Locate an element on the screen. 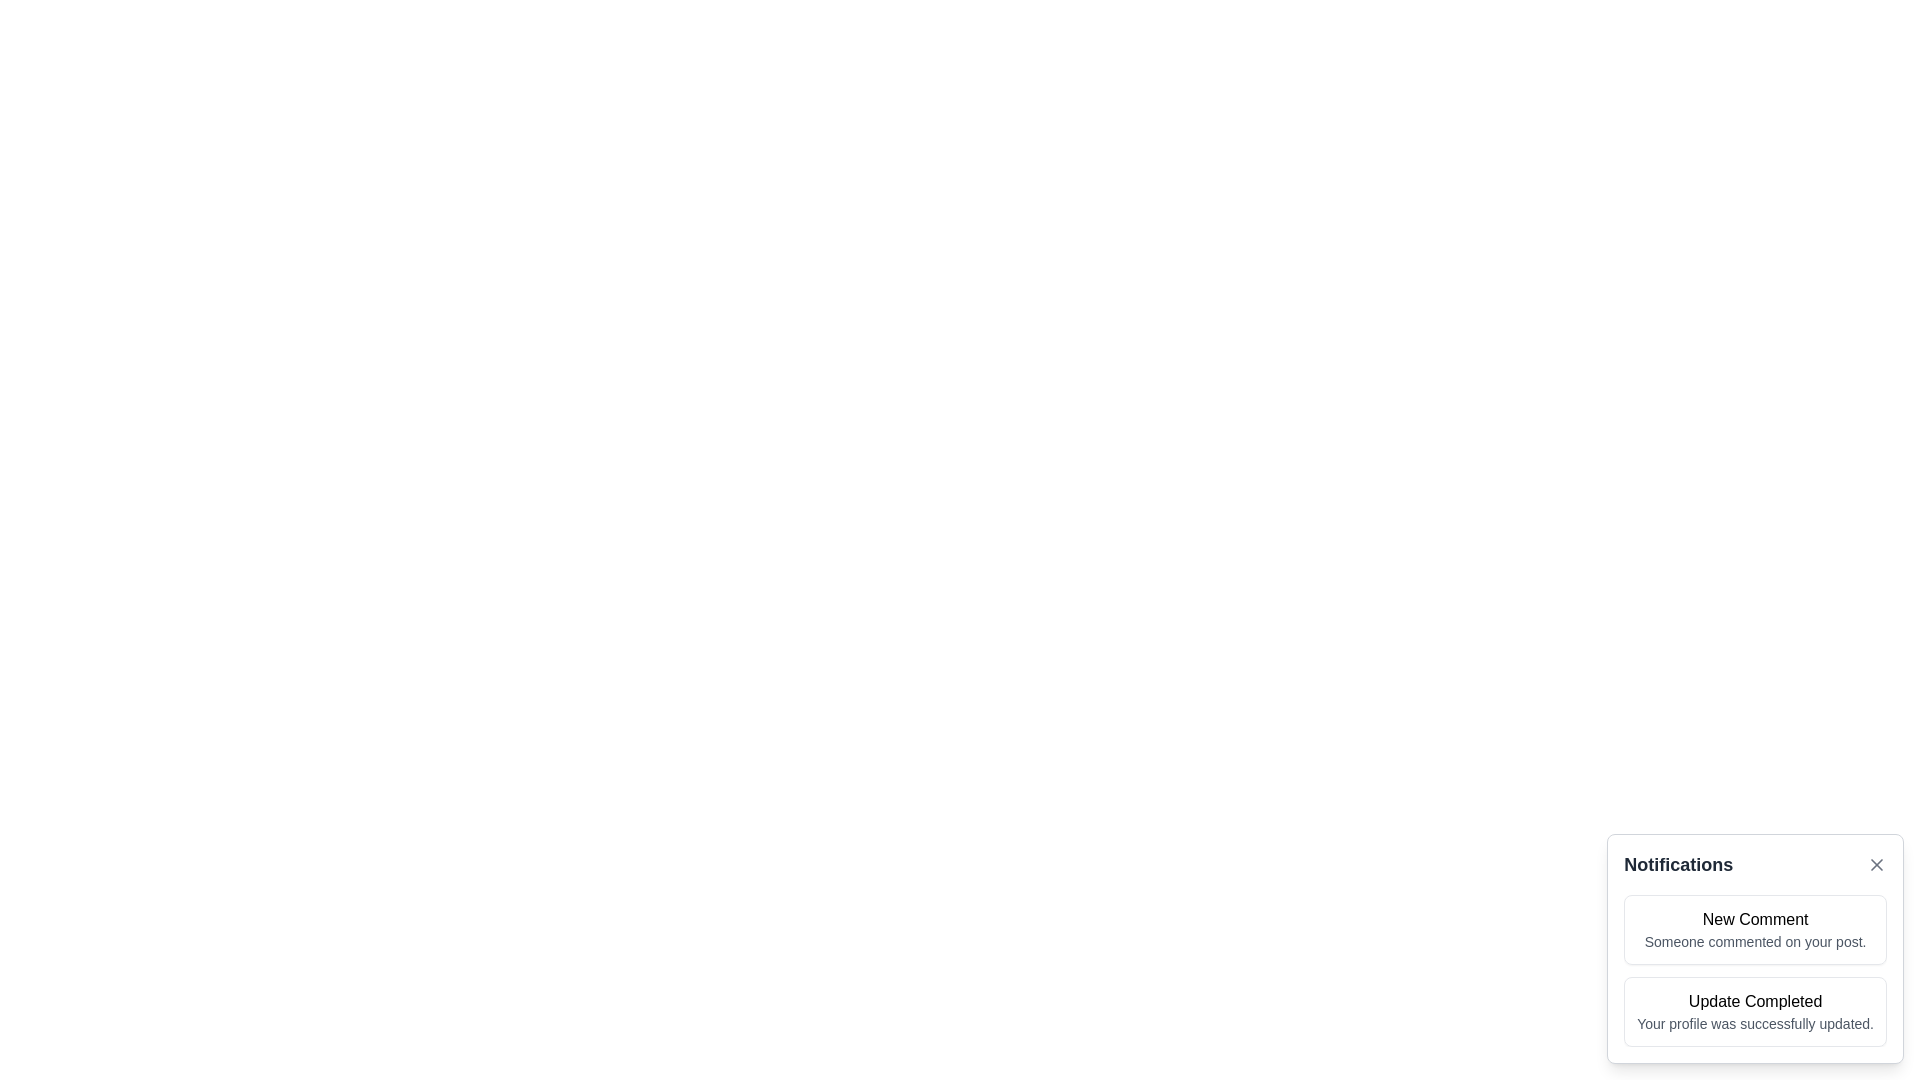  the title text element for the notifications section, which indicates updates or messages is located at coordinates (1678, 863).